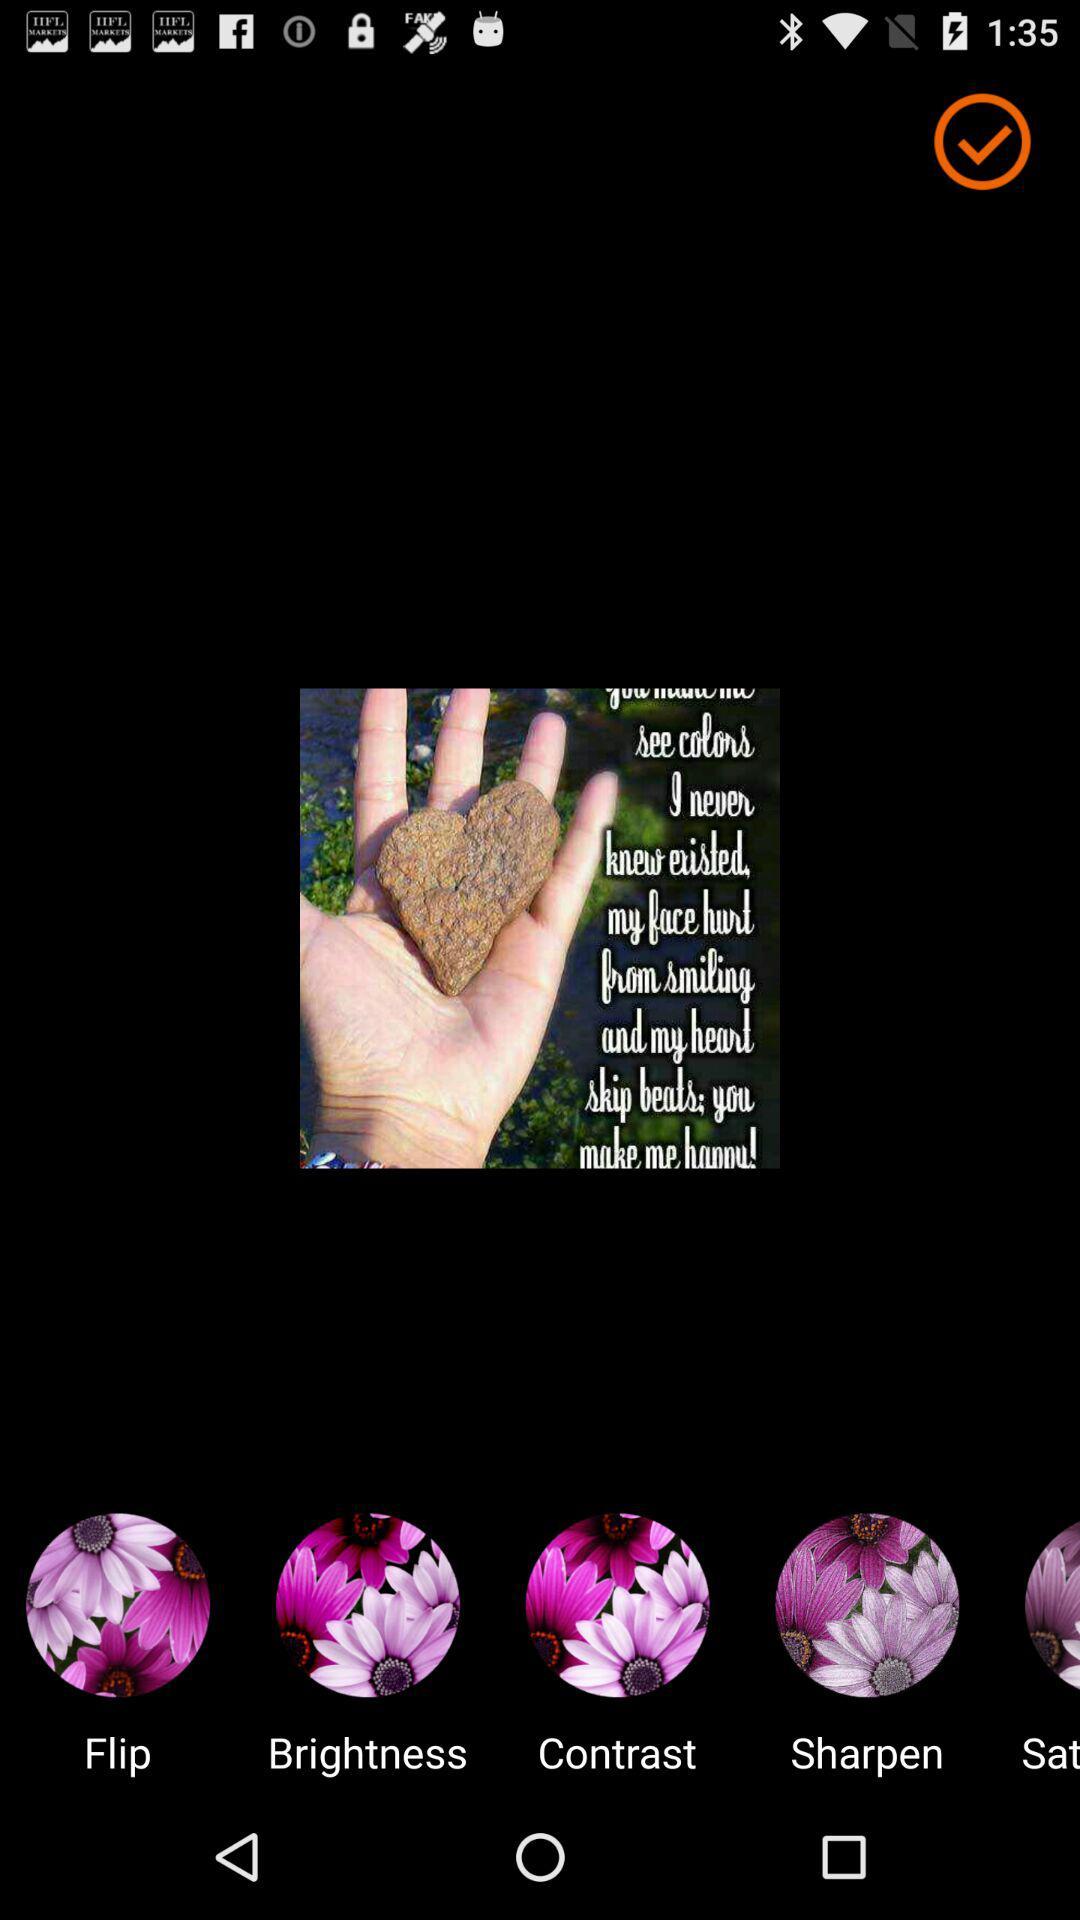 Image resolution: width=1080 pixels, height=1920 pixels. Describe the element at coordinates (981, 150) in the screenshot. I see `the check icon` at that location.